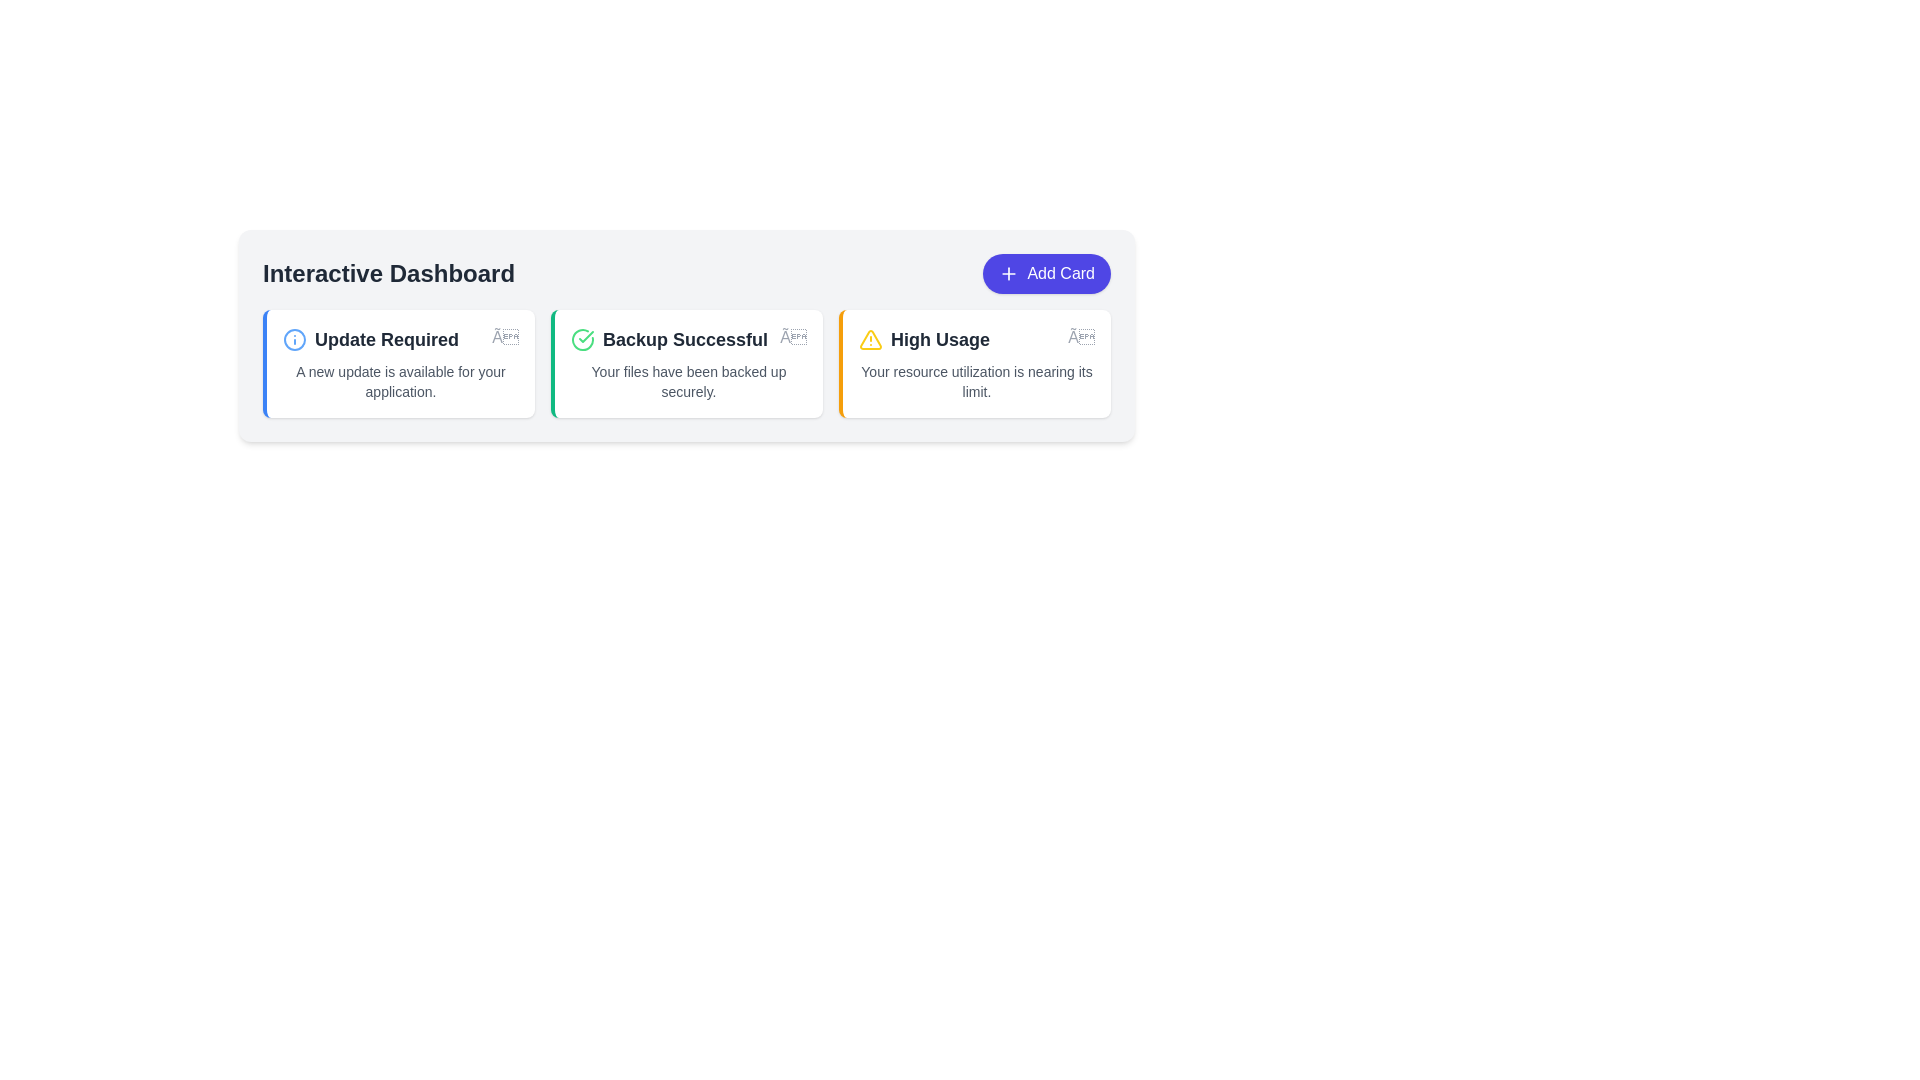  What do you see at coordinates (293, 338) in the screenshot?
I see `the central circular feature of the icon representing information or alert within the 'Update Required' card on the 'Interactive Dashboard'` at bounding box center [293, 338].